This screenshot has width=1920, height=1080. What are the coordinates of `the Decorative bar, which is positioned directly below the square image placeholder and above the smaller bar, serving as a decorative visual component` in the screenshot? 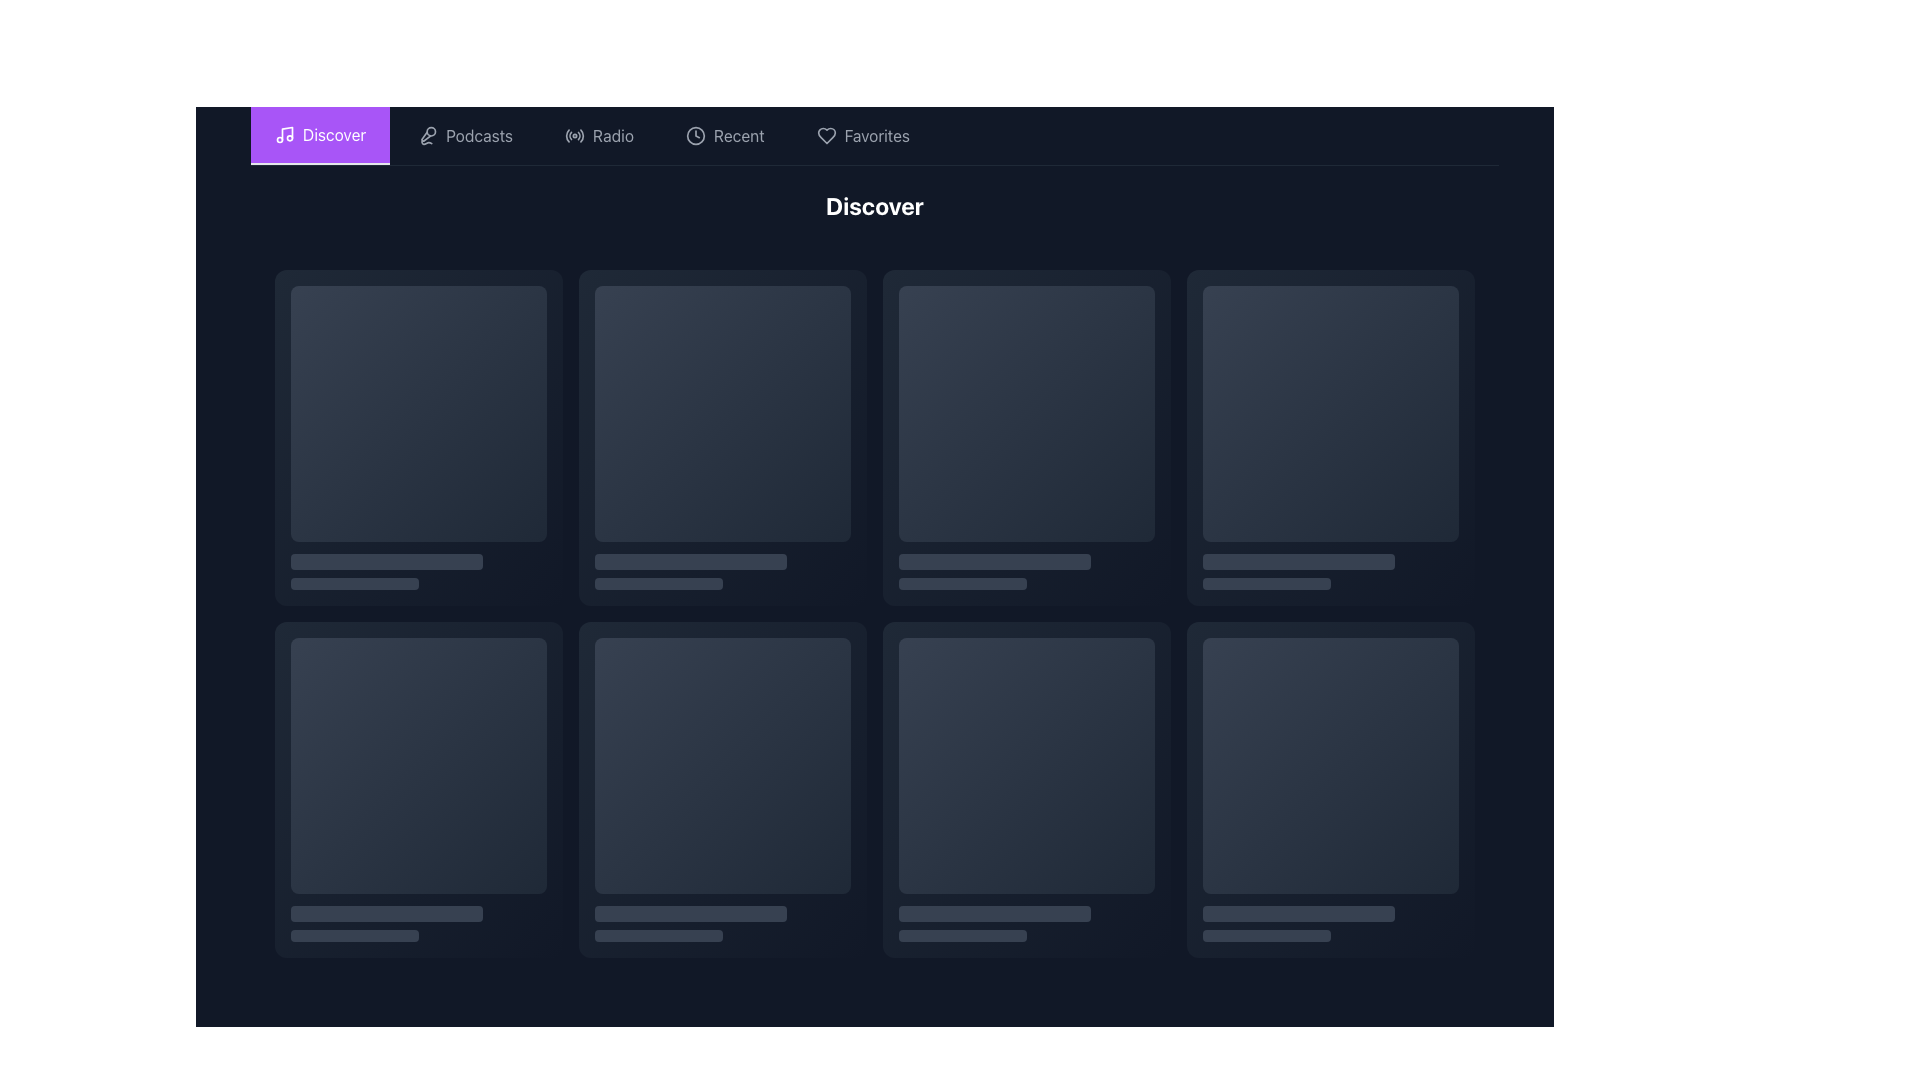 It's located at (1299, 562).